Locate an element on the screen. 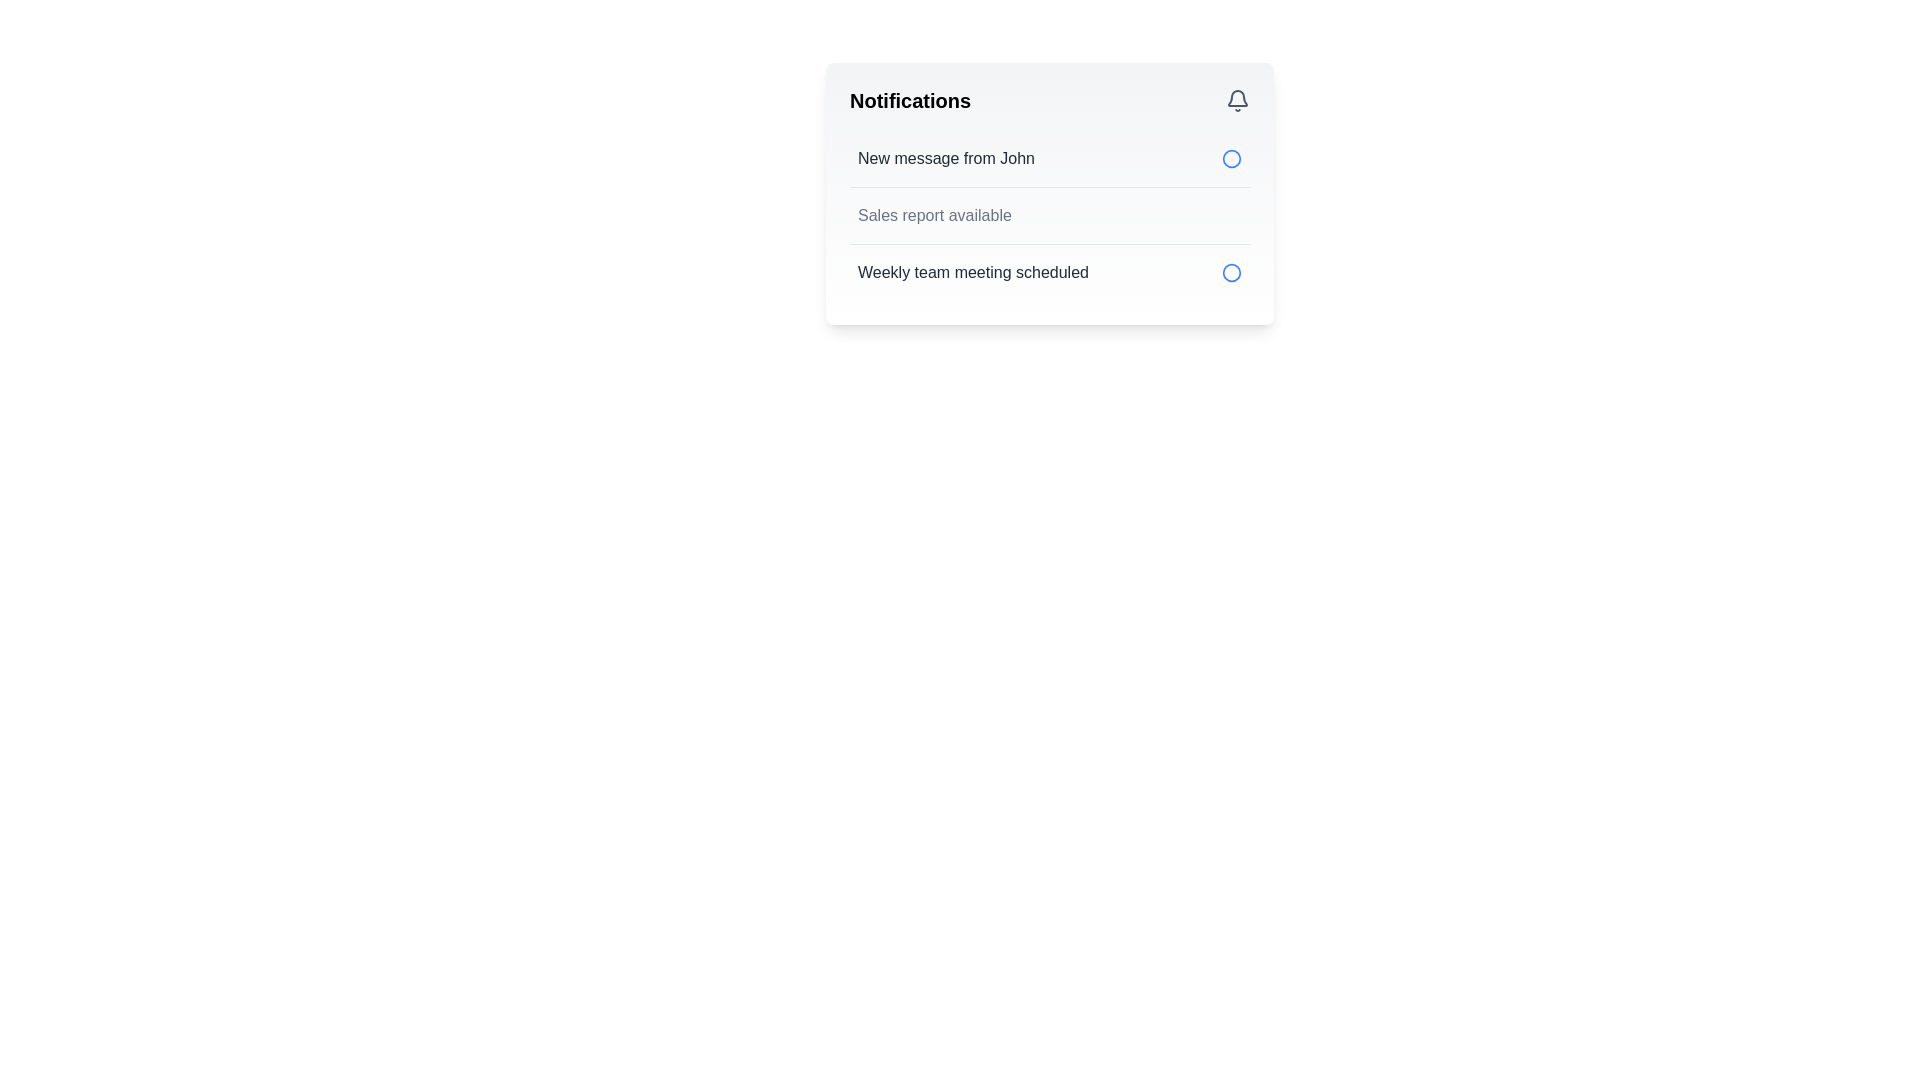 The height and width of the screenshot is (1080, 1920). the notification item displaying information about a scheduled meeting is located at coordinates (1049, 272).